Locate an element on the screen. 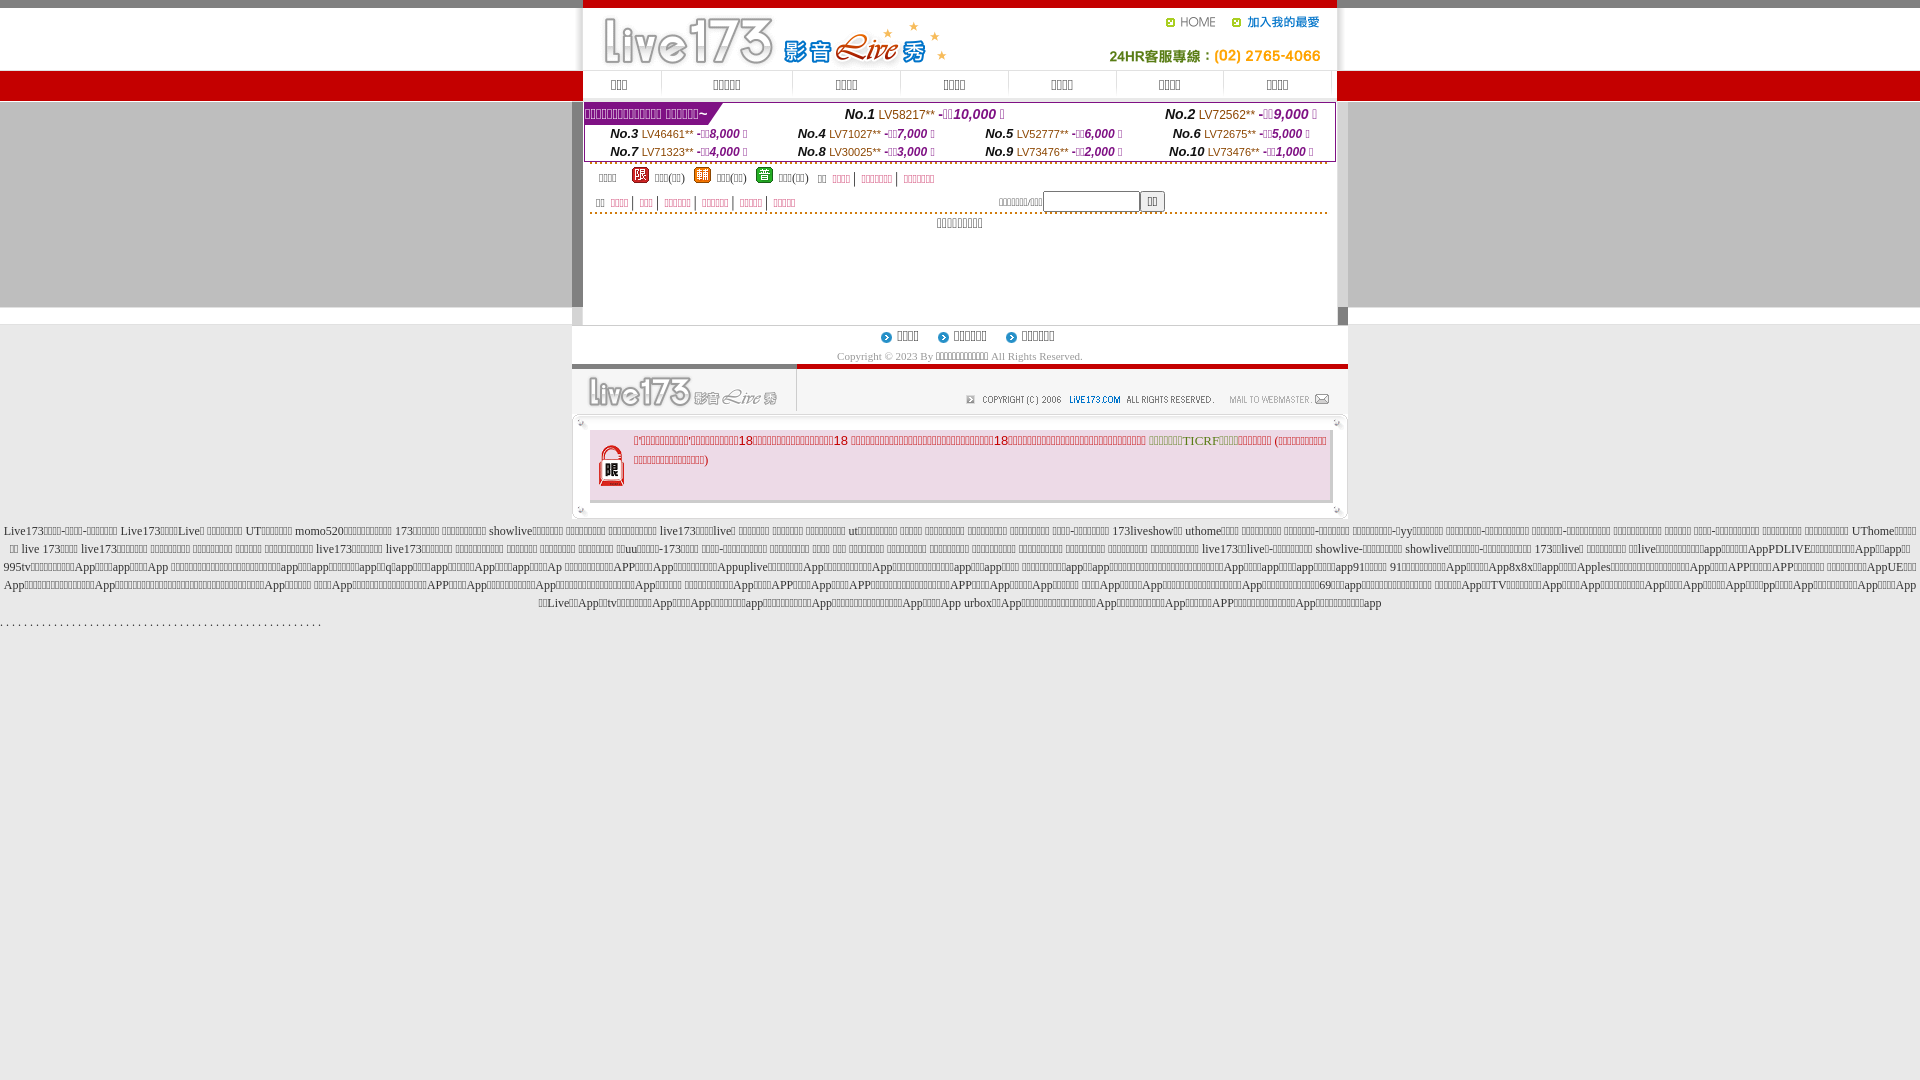 This screenshot has height=1080, width=1920. '.' is located at coordinates (55, 620).